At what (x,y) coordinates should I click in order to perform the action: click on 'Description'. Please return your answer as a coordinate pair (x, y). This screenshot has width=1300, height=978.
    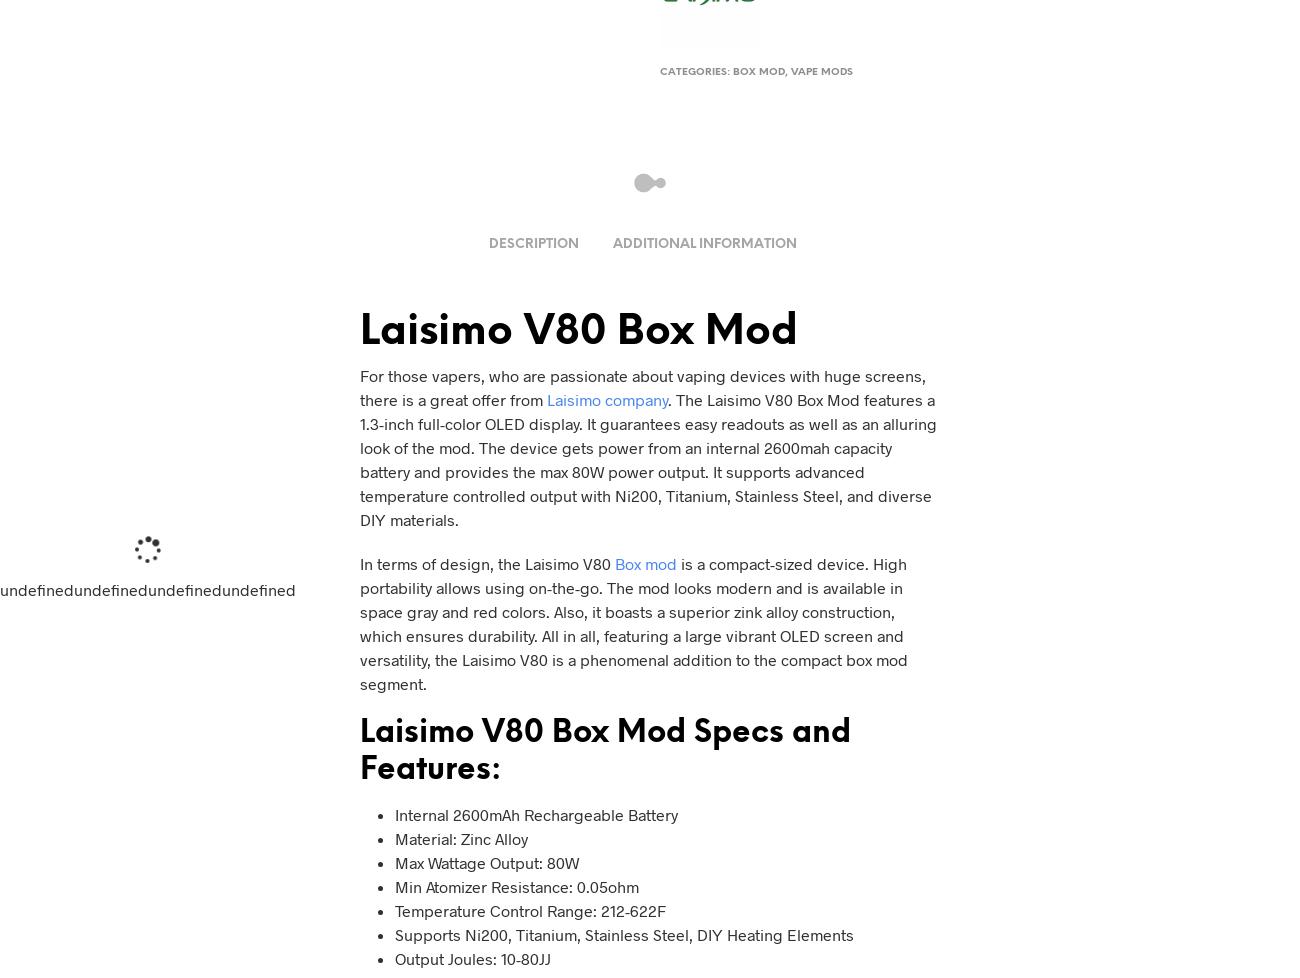
    Looking at the image, I should click on (533, 244).